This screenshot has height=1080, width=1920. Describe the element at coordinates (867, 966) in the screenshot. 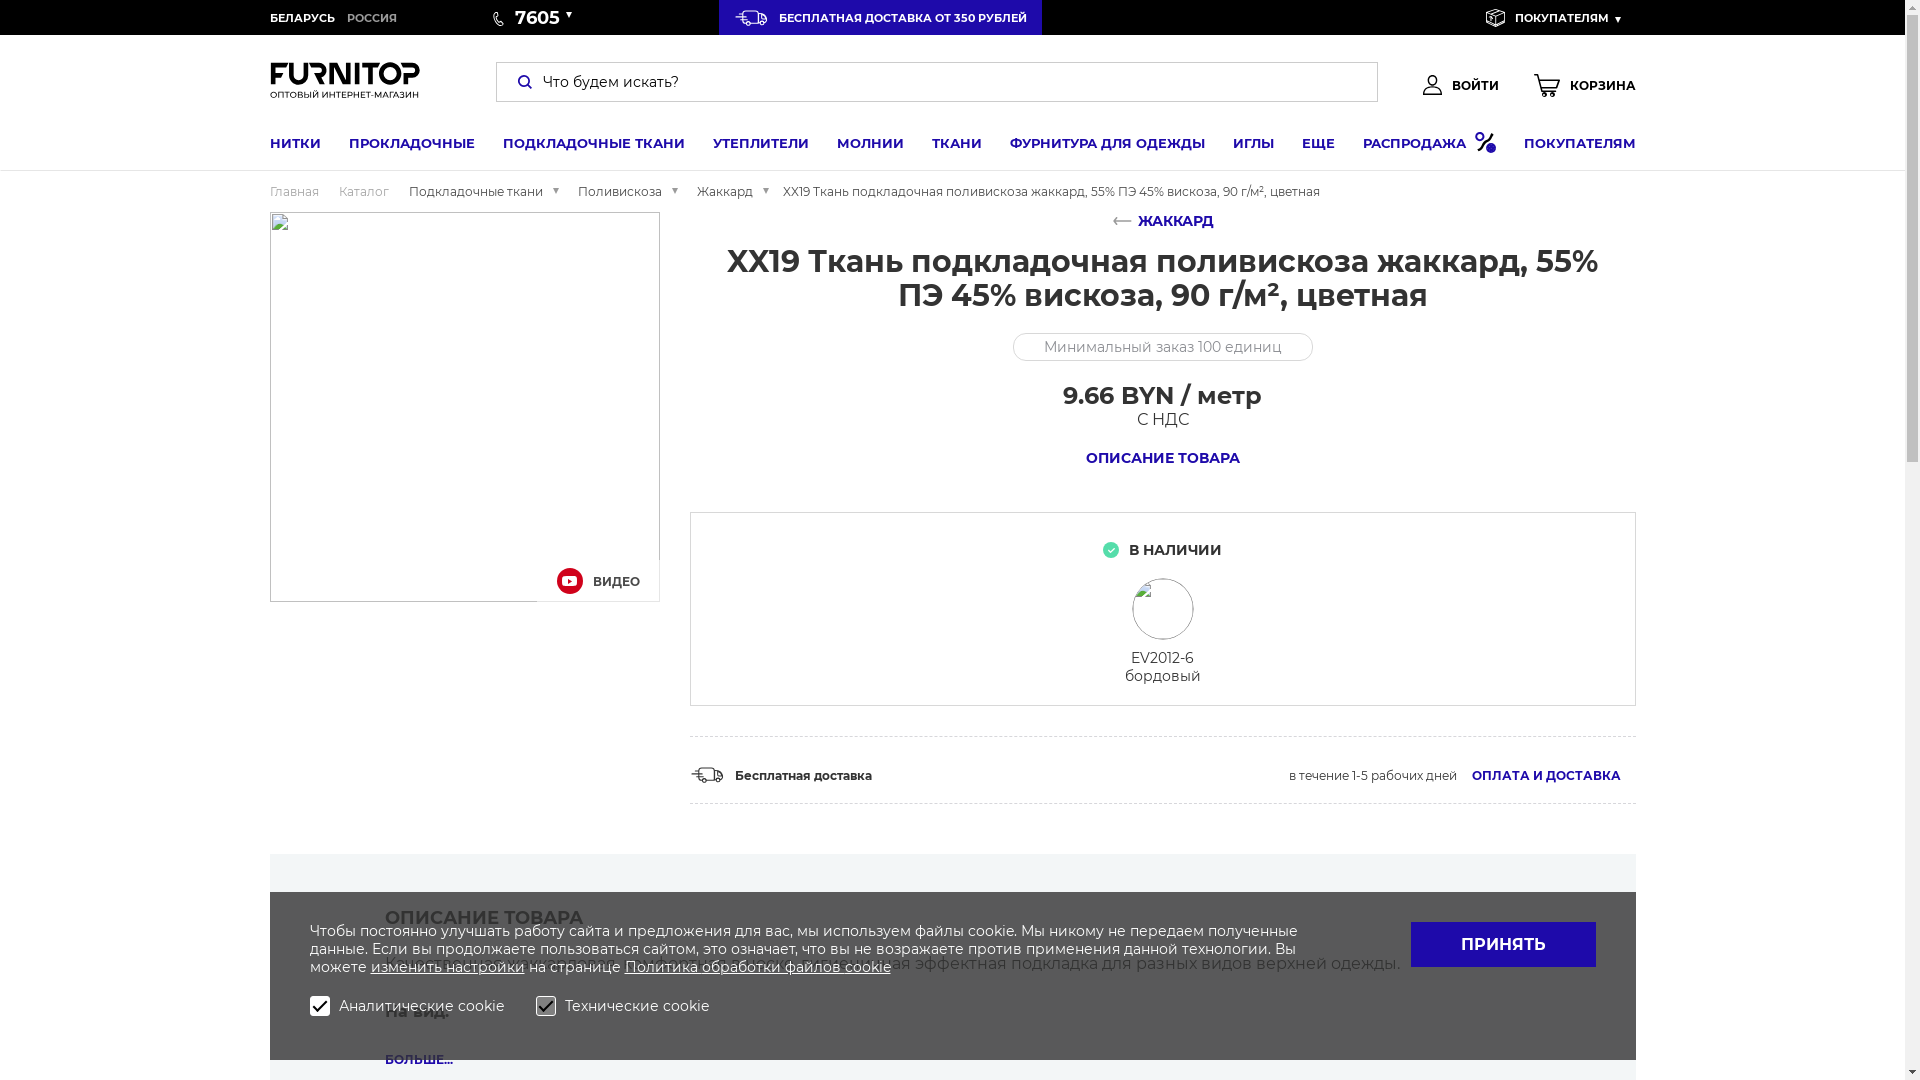

I see `'cookie'` at that location.